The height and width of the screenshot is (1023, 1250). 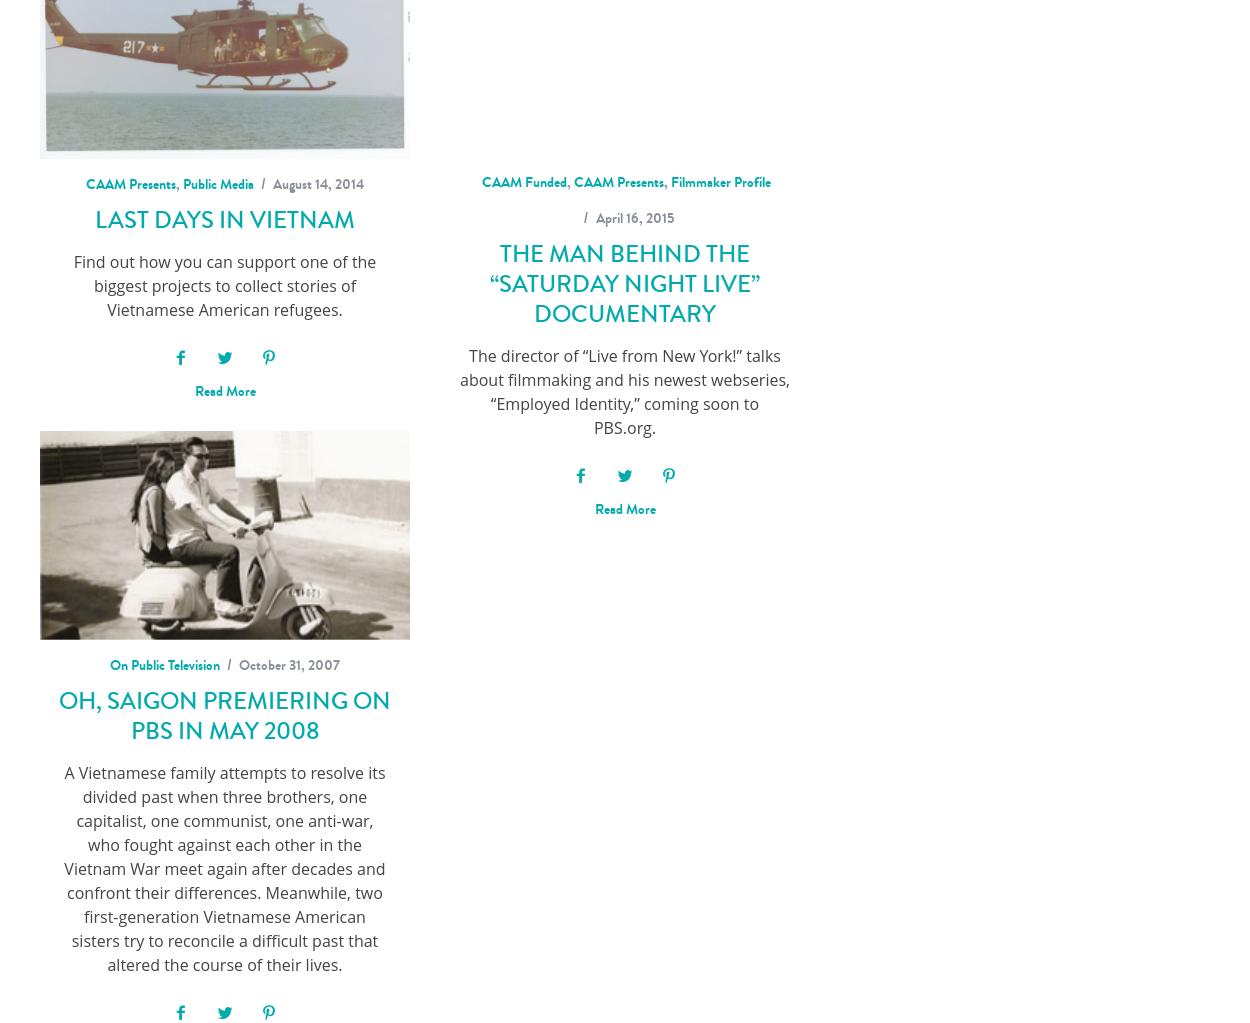 I want to click on 'A Vietnamese family attempts to resolve its divided past when three brothers, one capitalist, one communist, one anti-war, who fought against each other in the Vietnam War meet again after decades and confront their differences. Meanwhile, two first-generation Vietnamese American sisters try to reconcile a difficult past that altered the course of their lives.', so click(x=223, y=869).